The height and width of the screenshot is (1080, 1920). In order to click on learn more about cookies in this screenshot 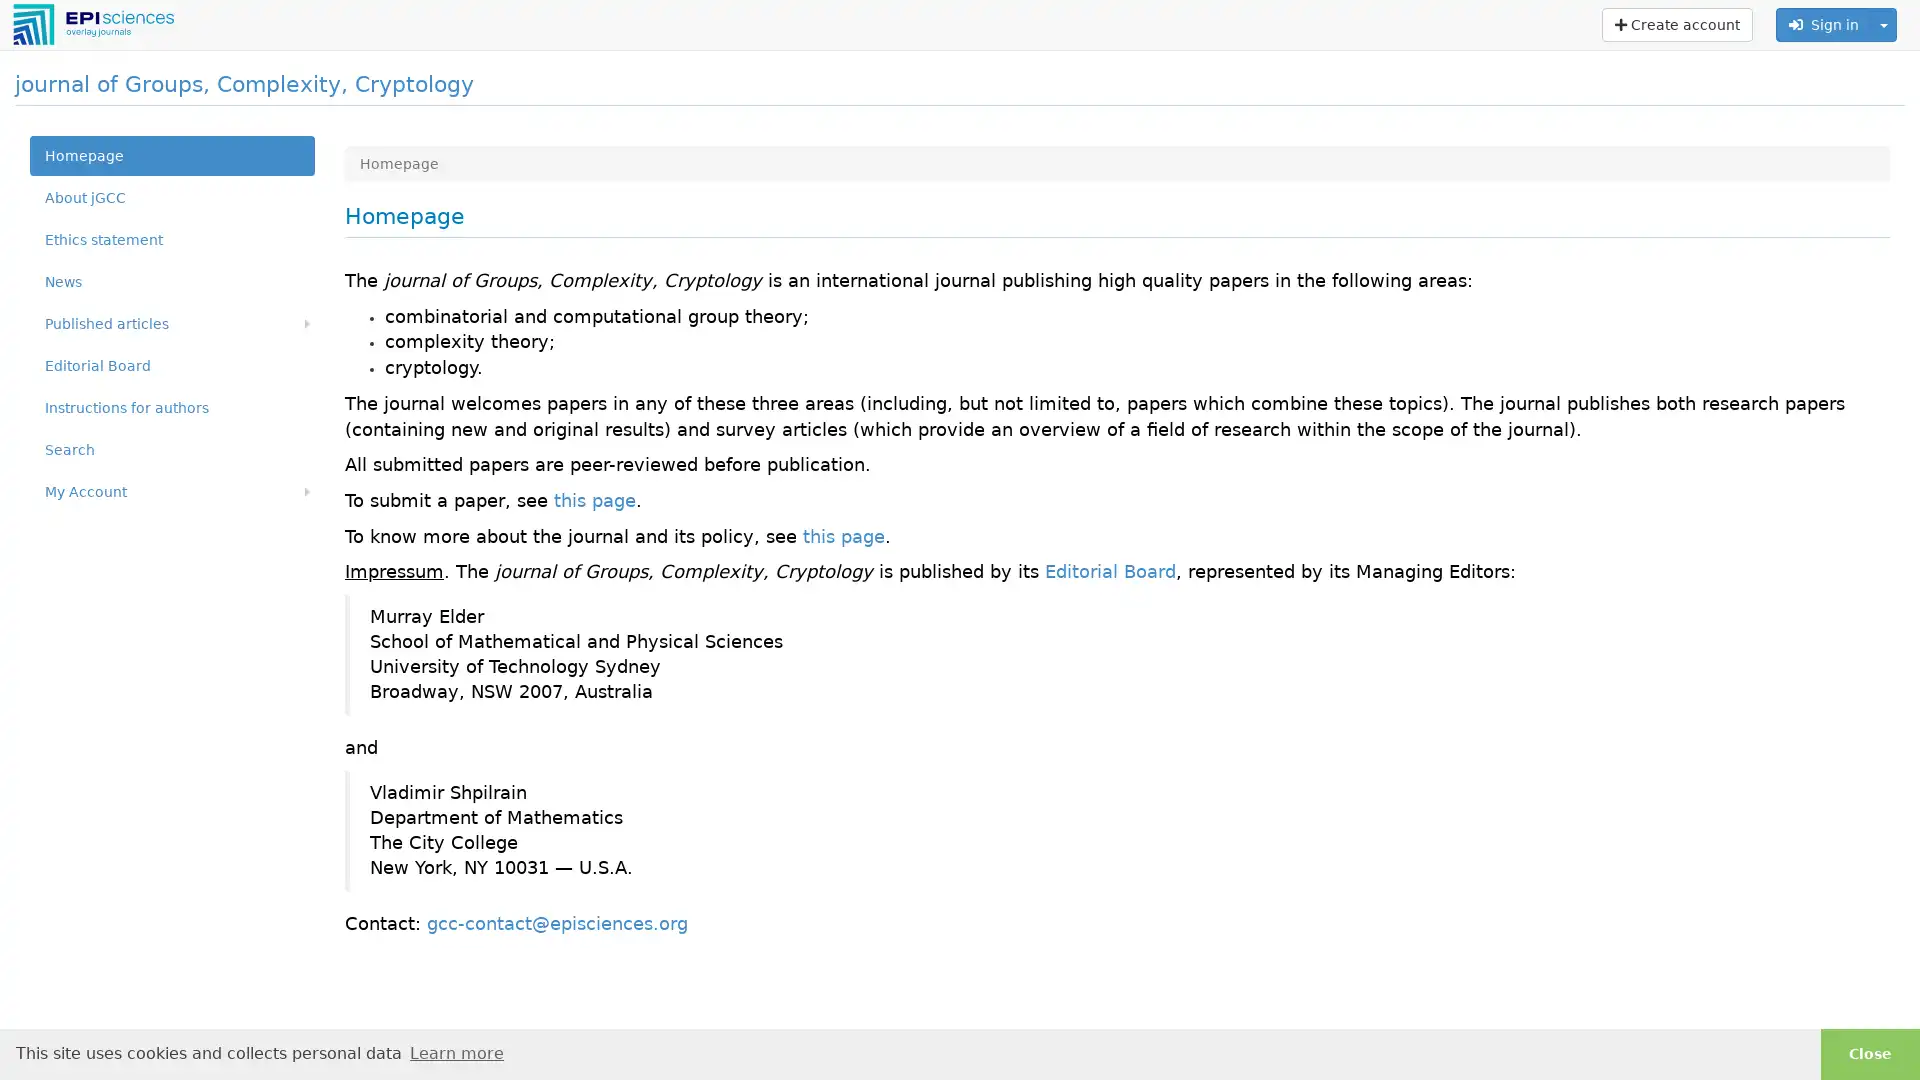, I will do `click(455, 1052)`.